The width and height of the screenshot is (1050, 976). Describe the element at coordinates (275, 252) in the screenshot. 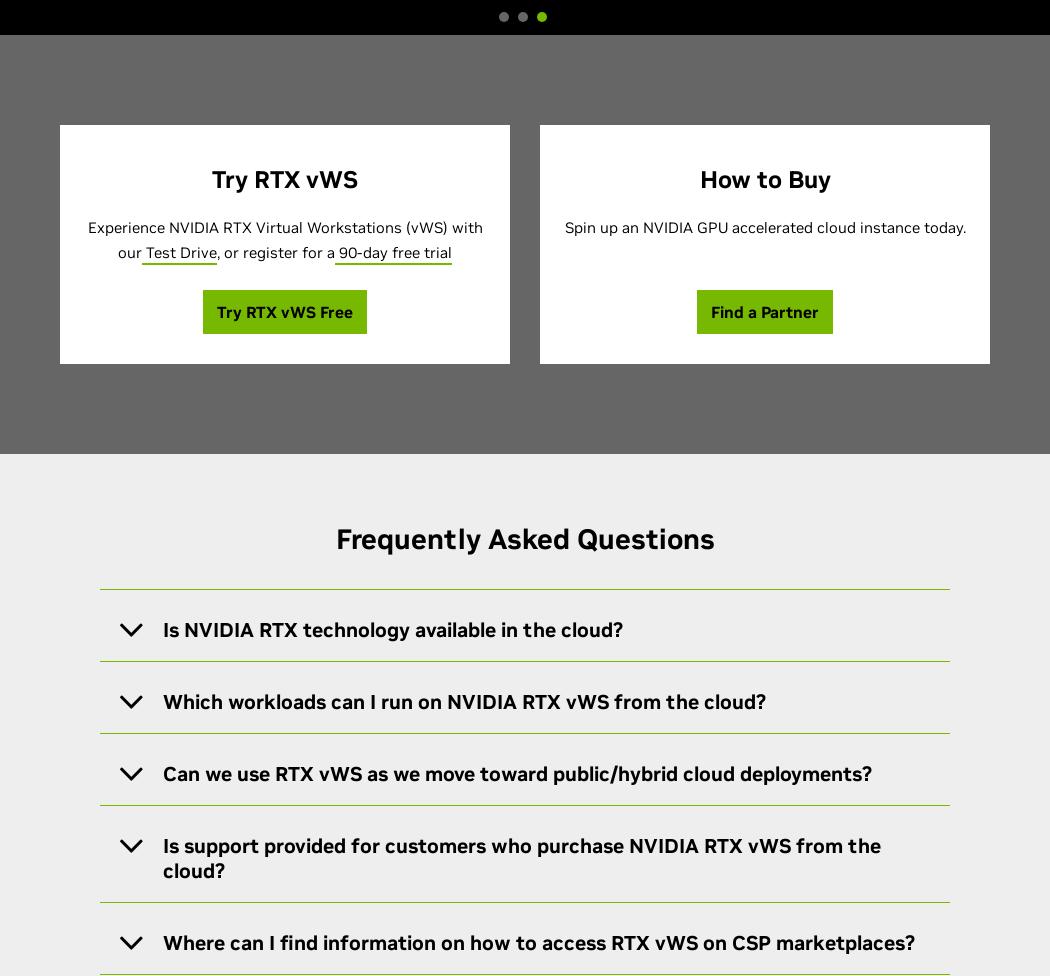

I see `', or register for a'` at that location.